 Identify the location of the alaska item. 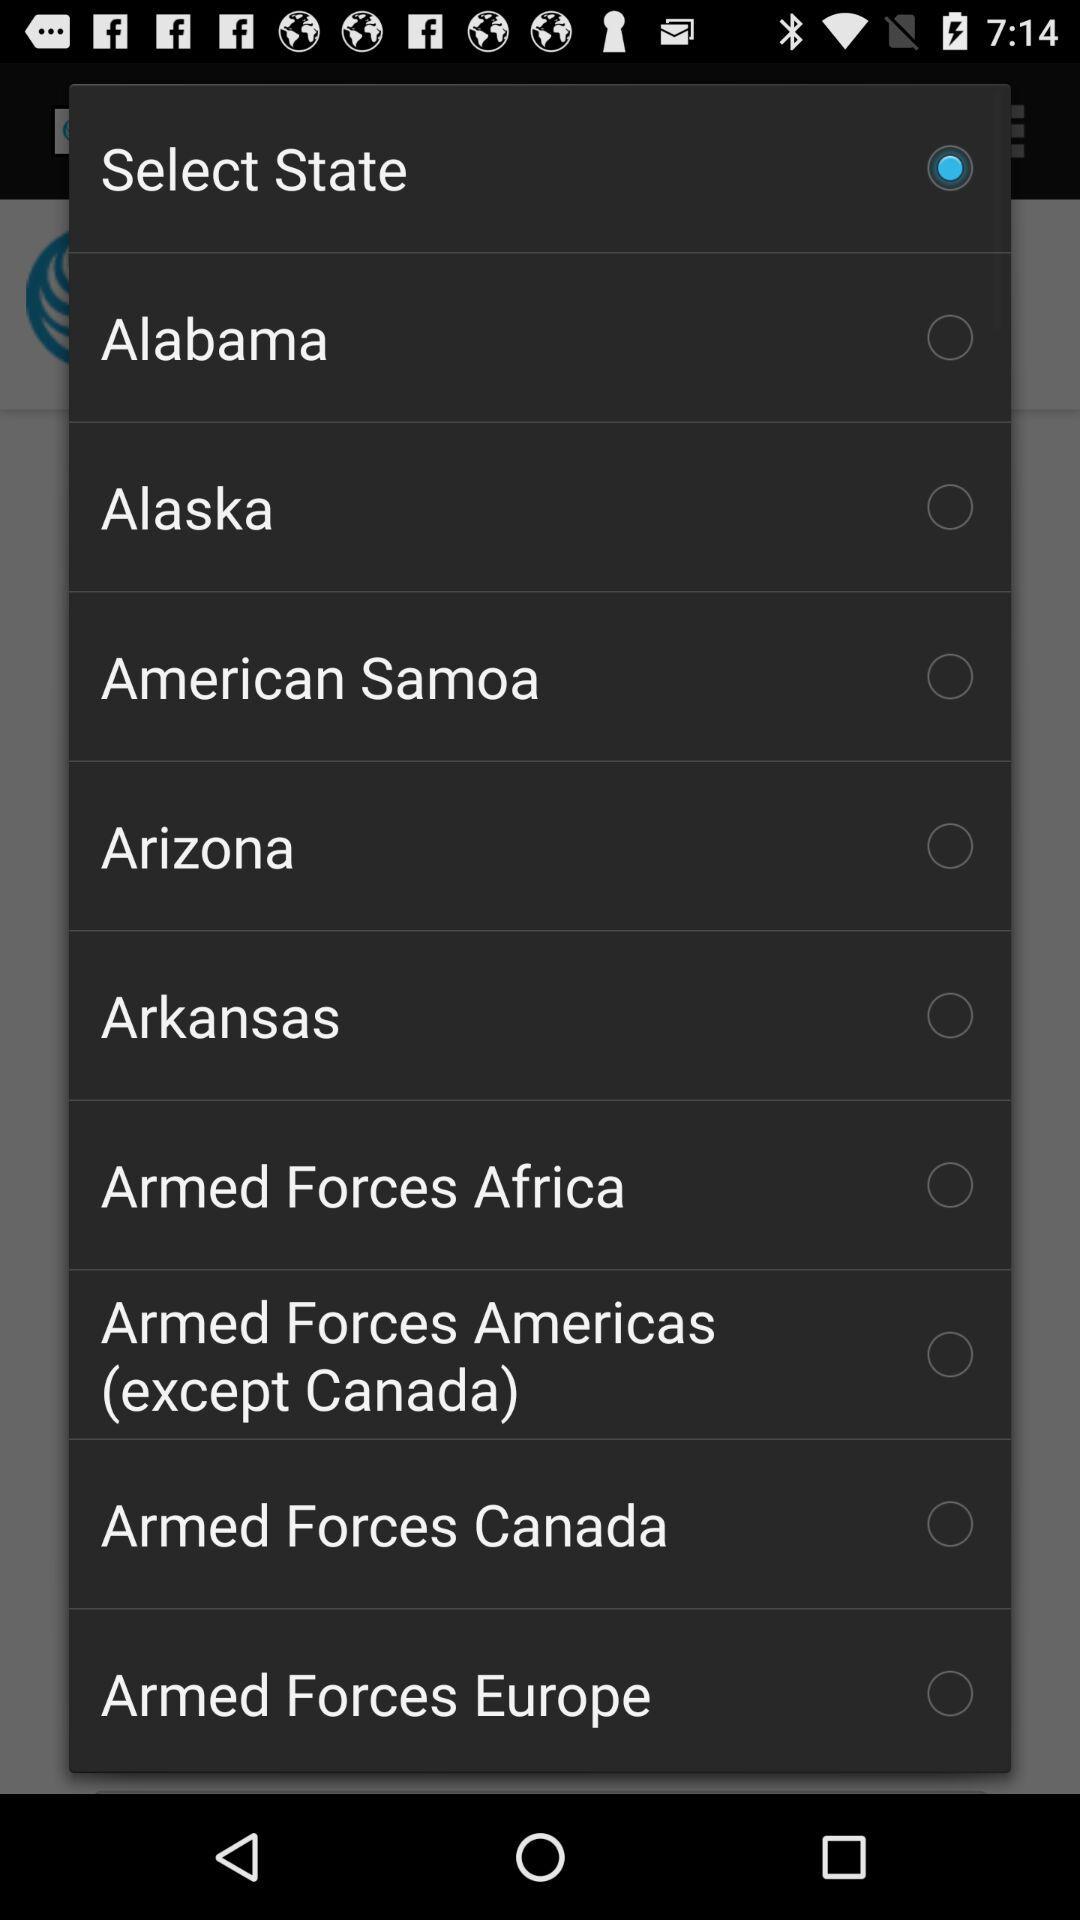
(540, 507).